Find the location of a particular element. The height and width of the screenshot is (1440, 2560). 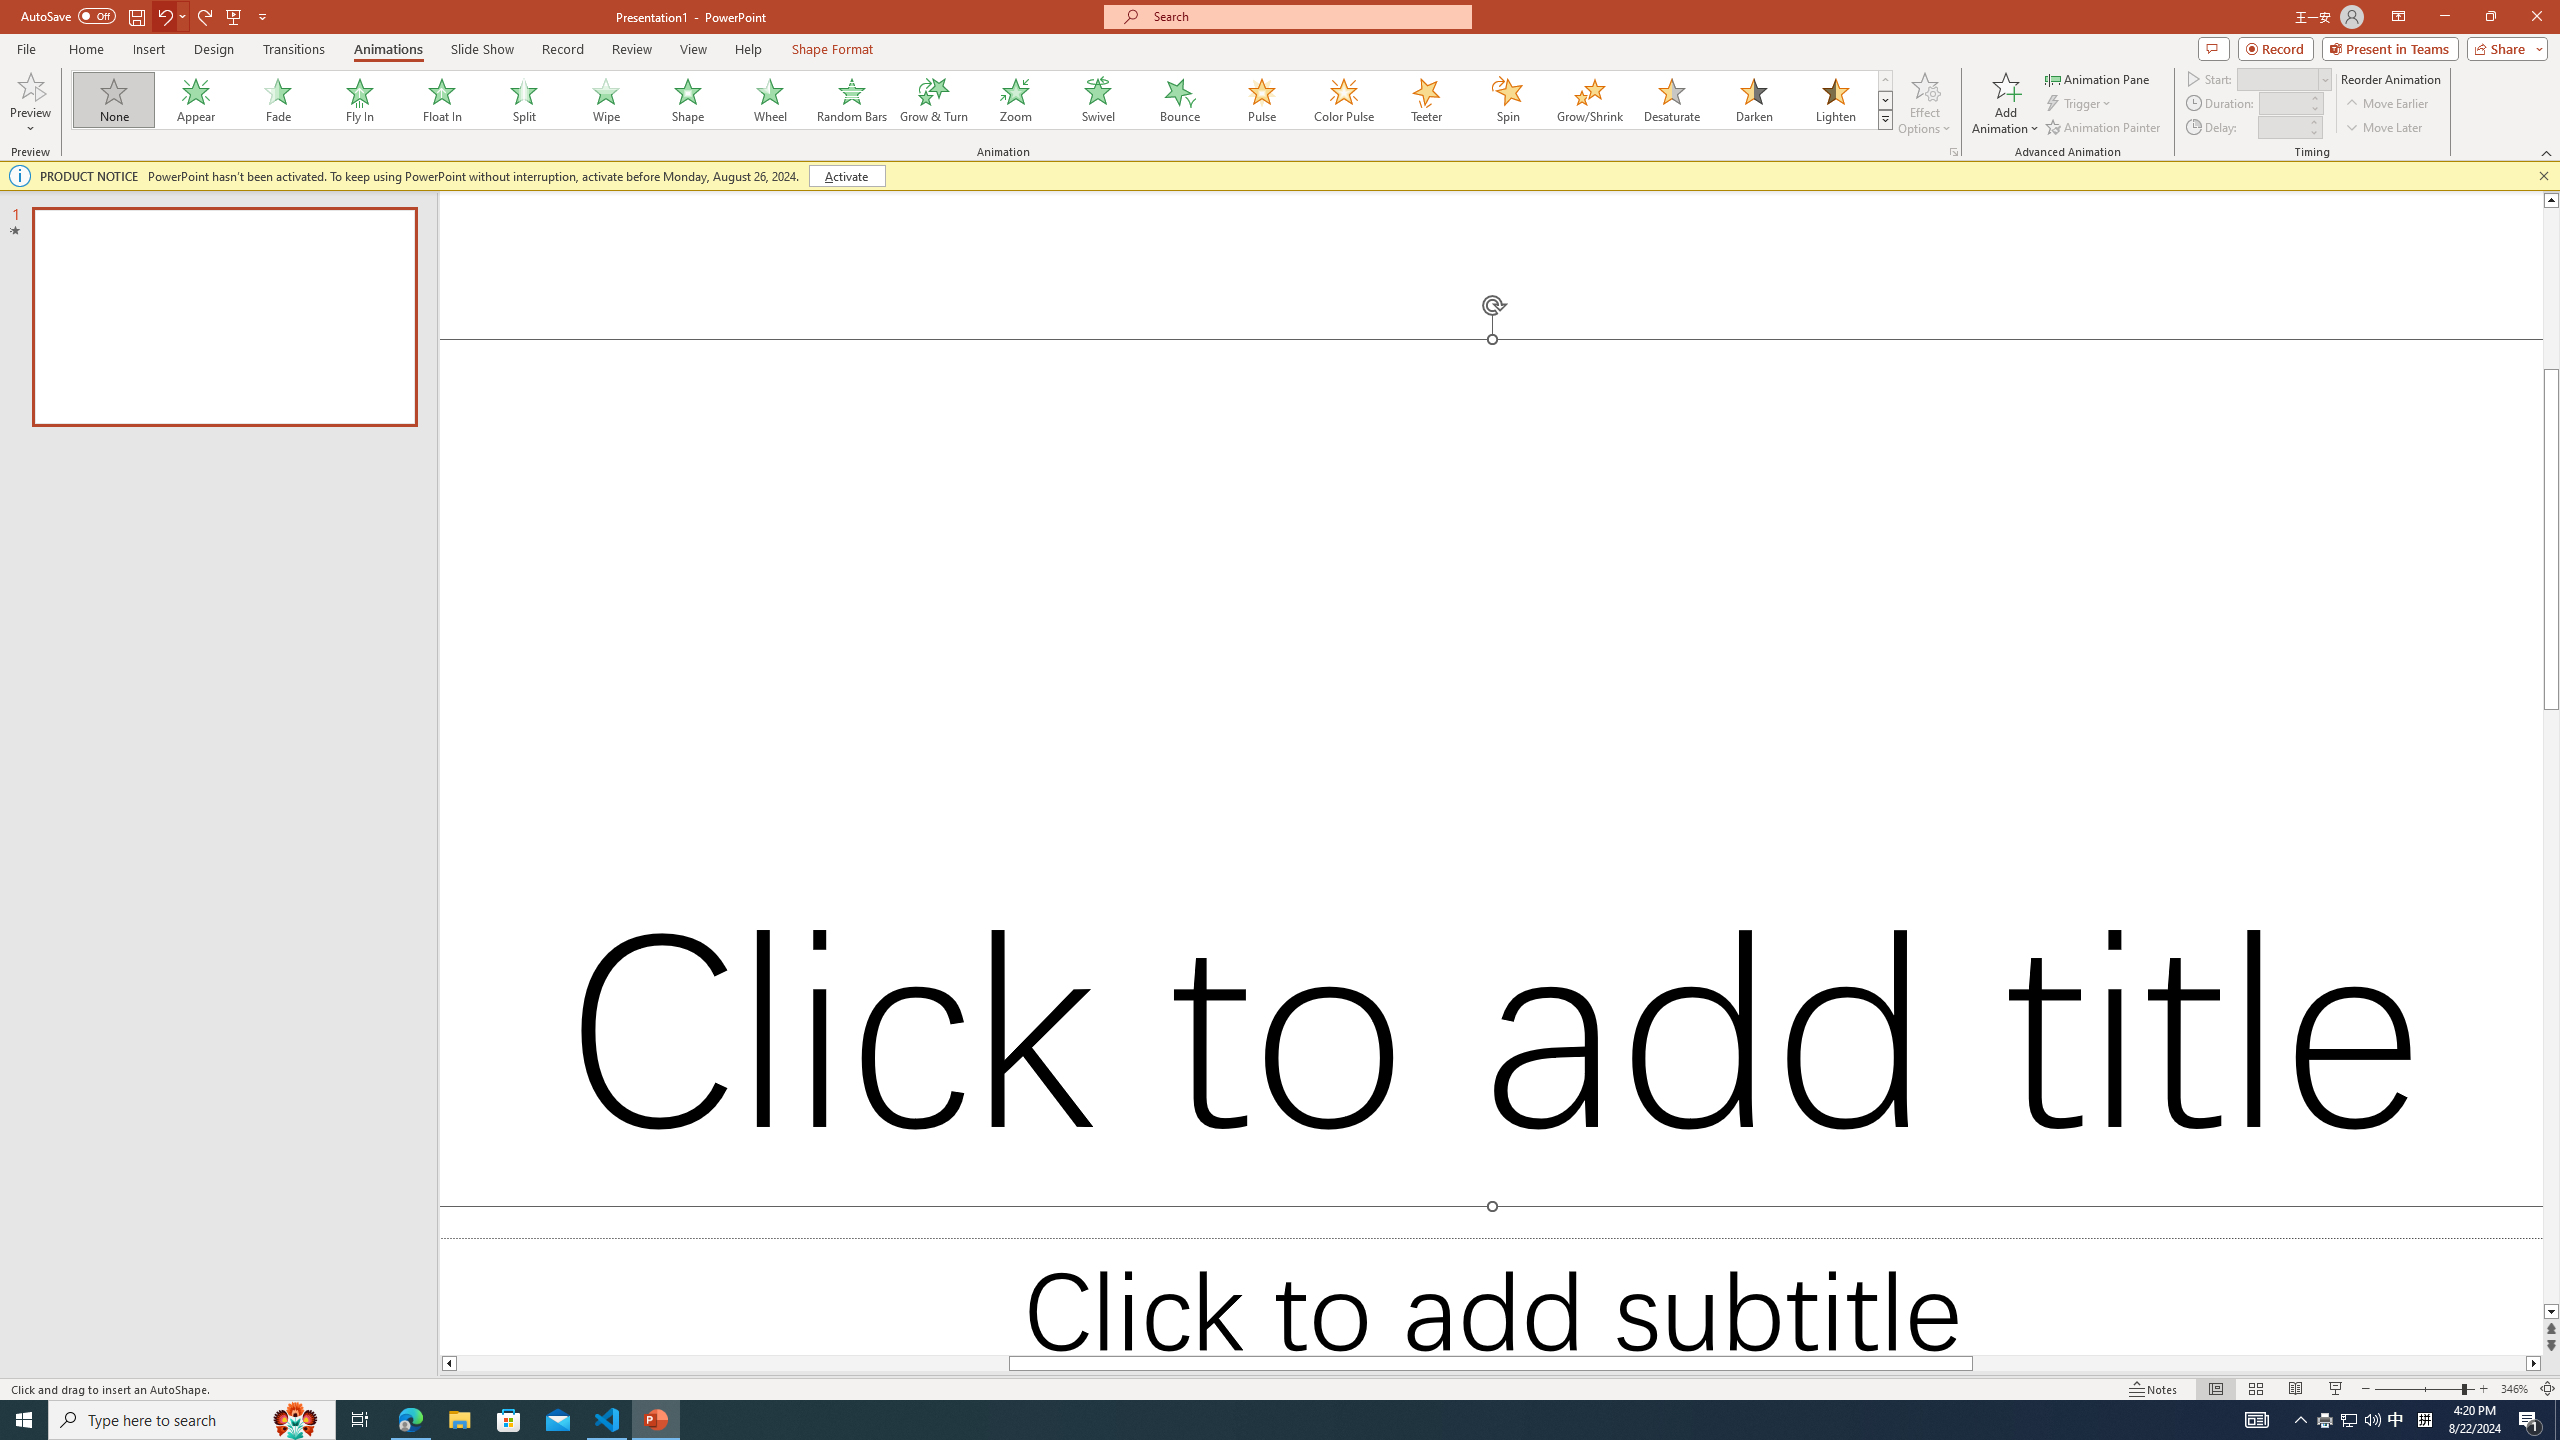

'Swivel' is located at coordinates (1097, 99).